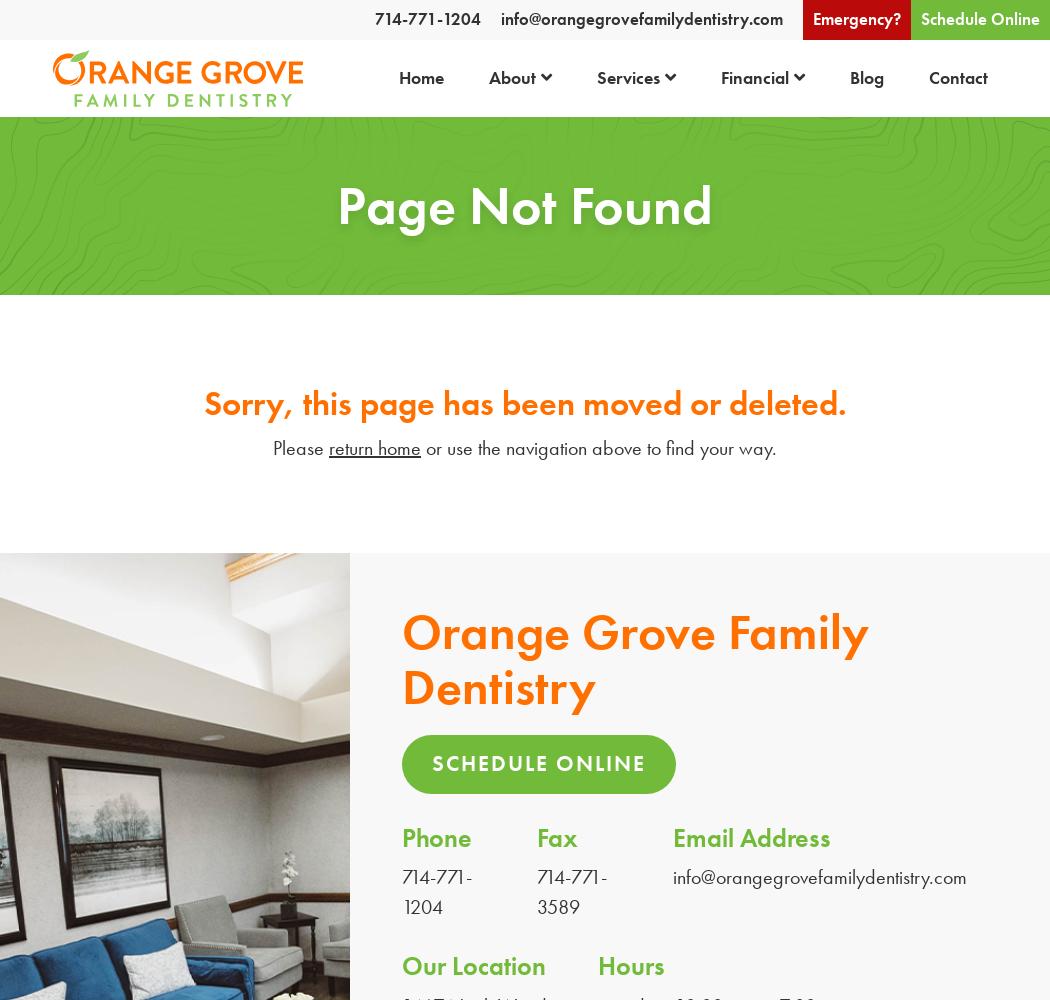 The width and height of the screenshot is (1050, 1000). Describe the element at coordinates (627, 76) in the screenshot. I see `'Services'` at that location.